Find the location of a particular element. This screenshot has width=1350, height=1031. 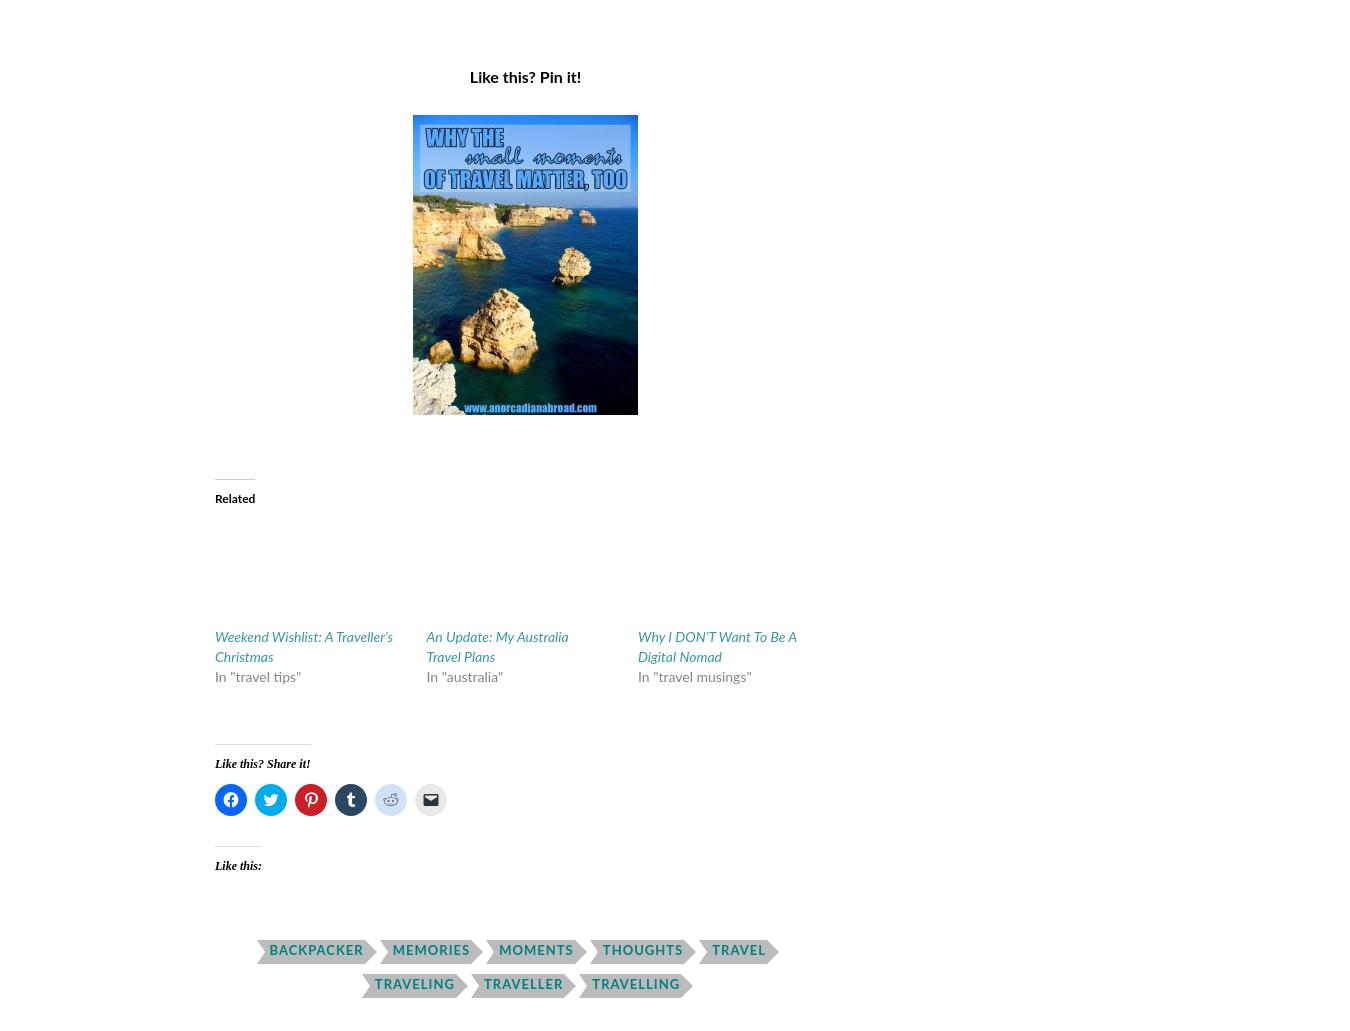

'thoughts' is located at coordinates (642, 949).